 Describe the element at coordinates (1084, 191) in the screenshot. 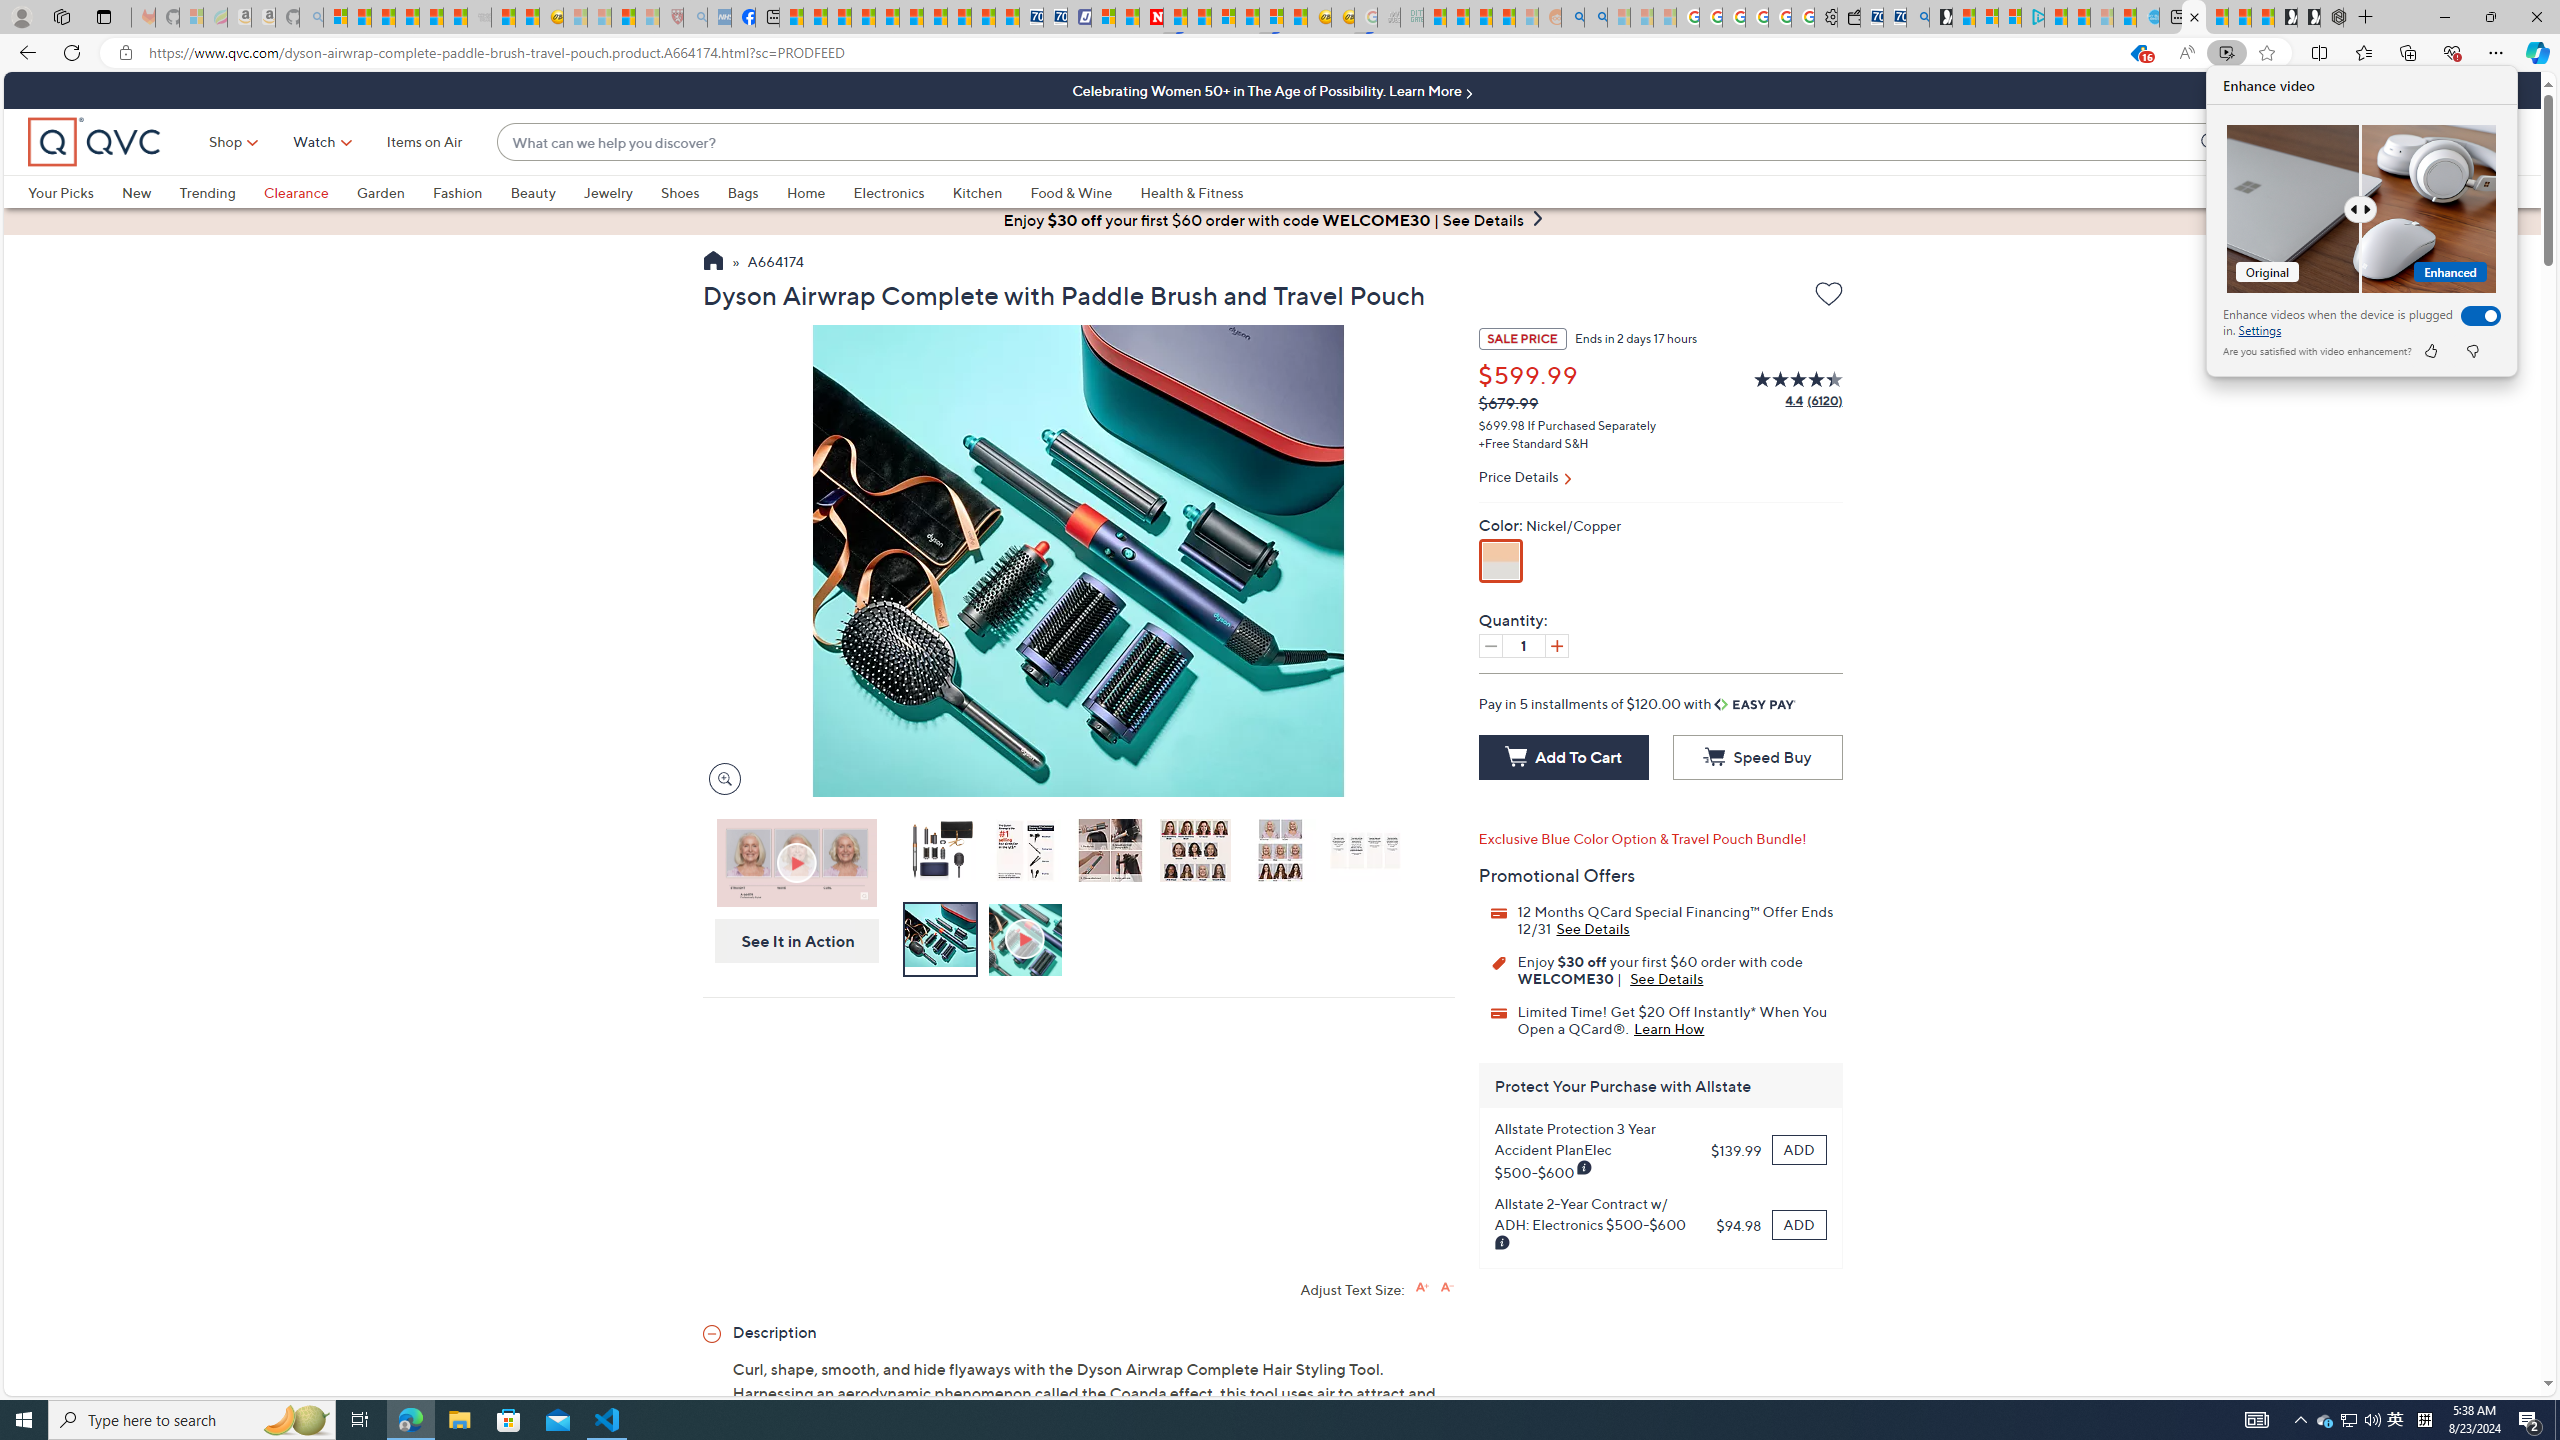

I see `'Food & Wine'` at that location.